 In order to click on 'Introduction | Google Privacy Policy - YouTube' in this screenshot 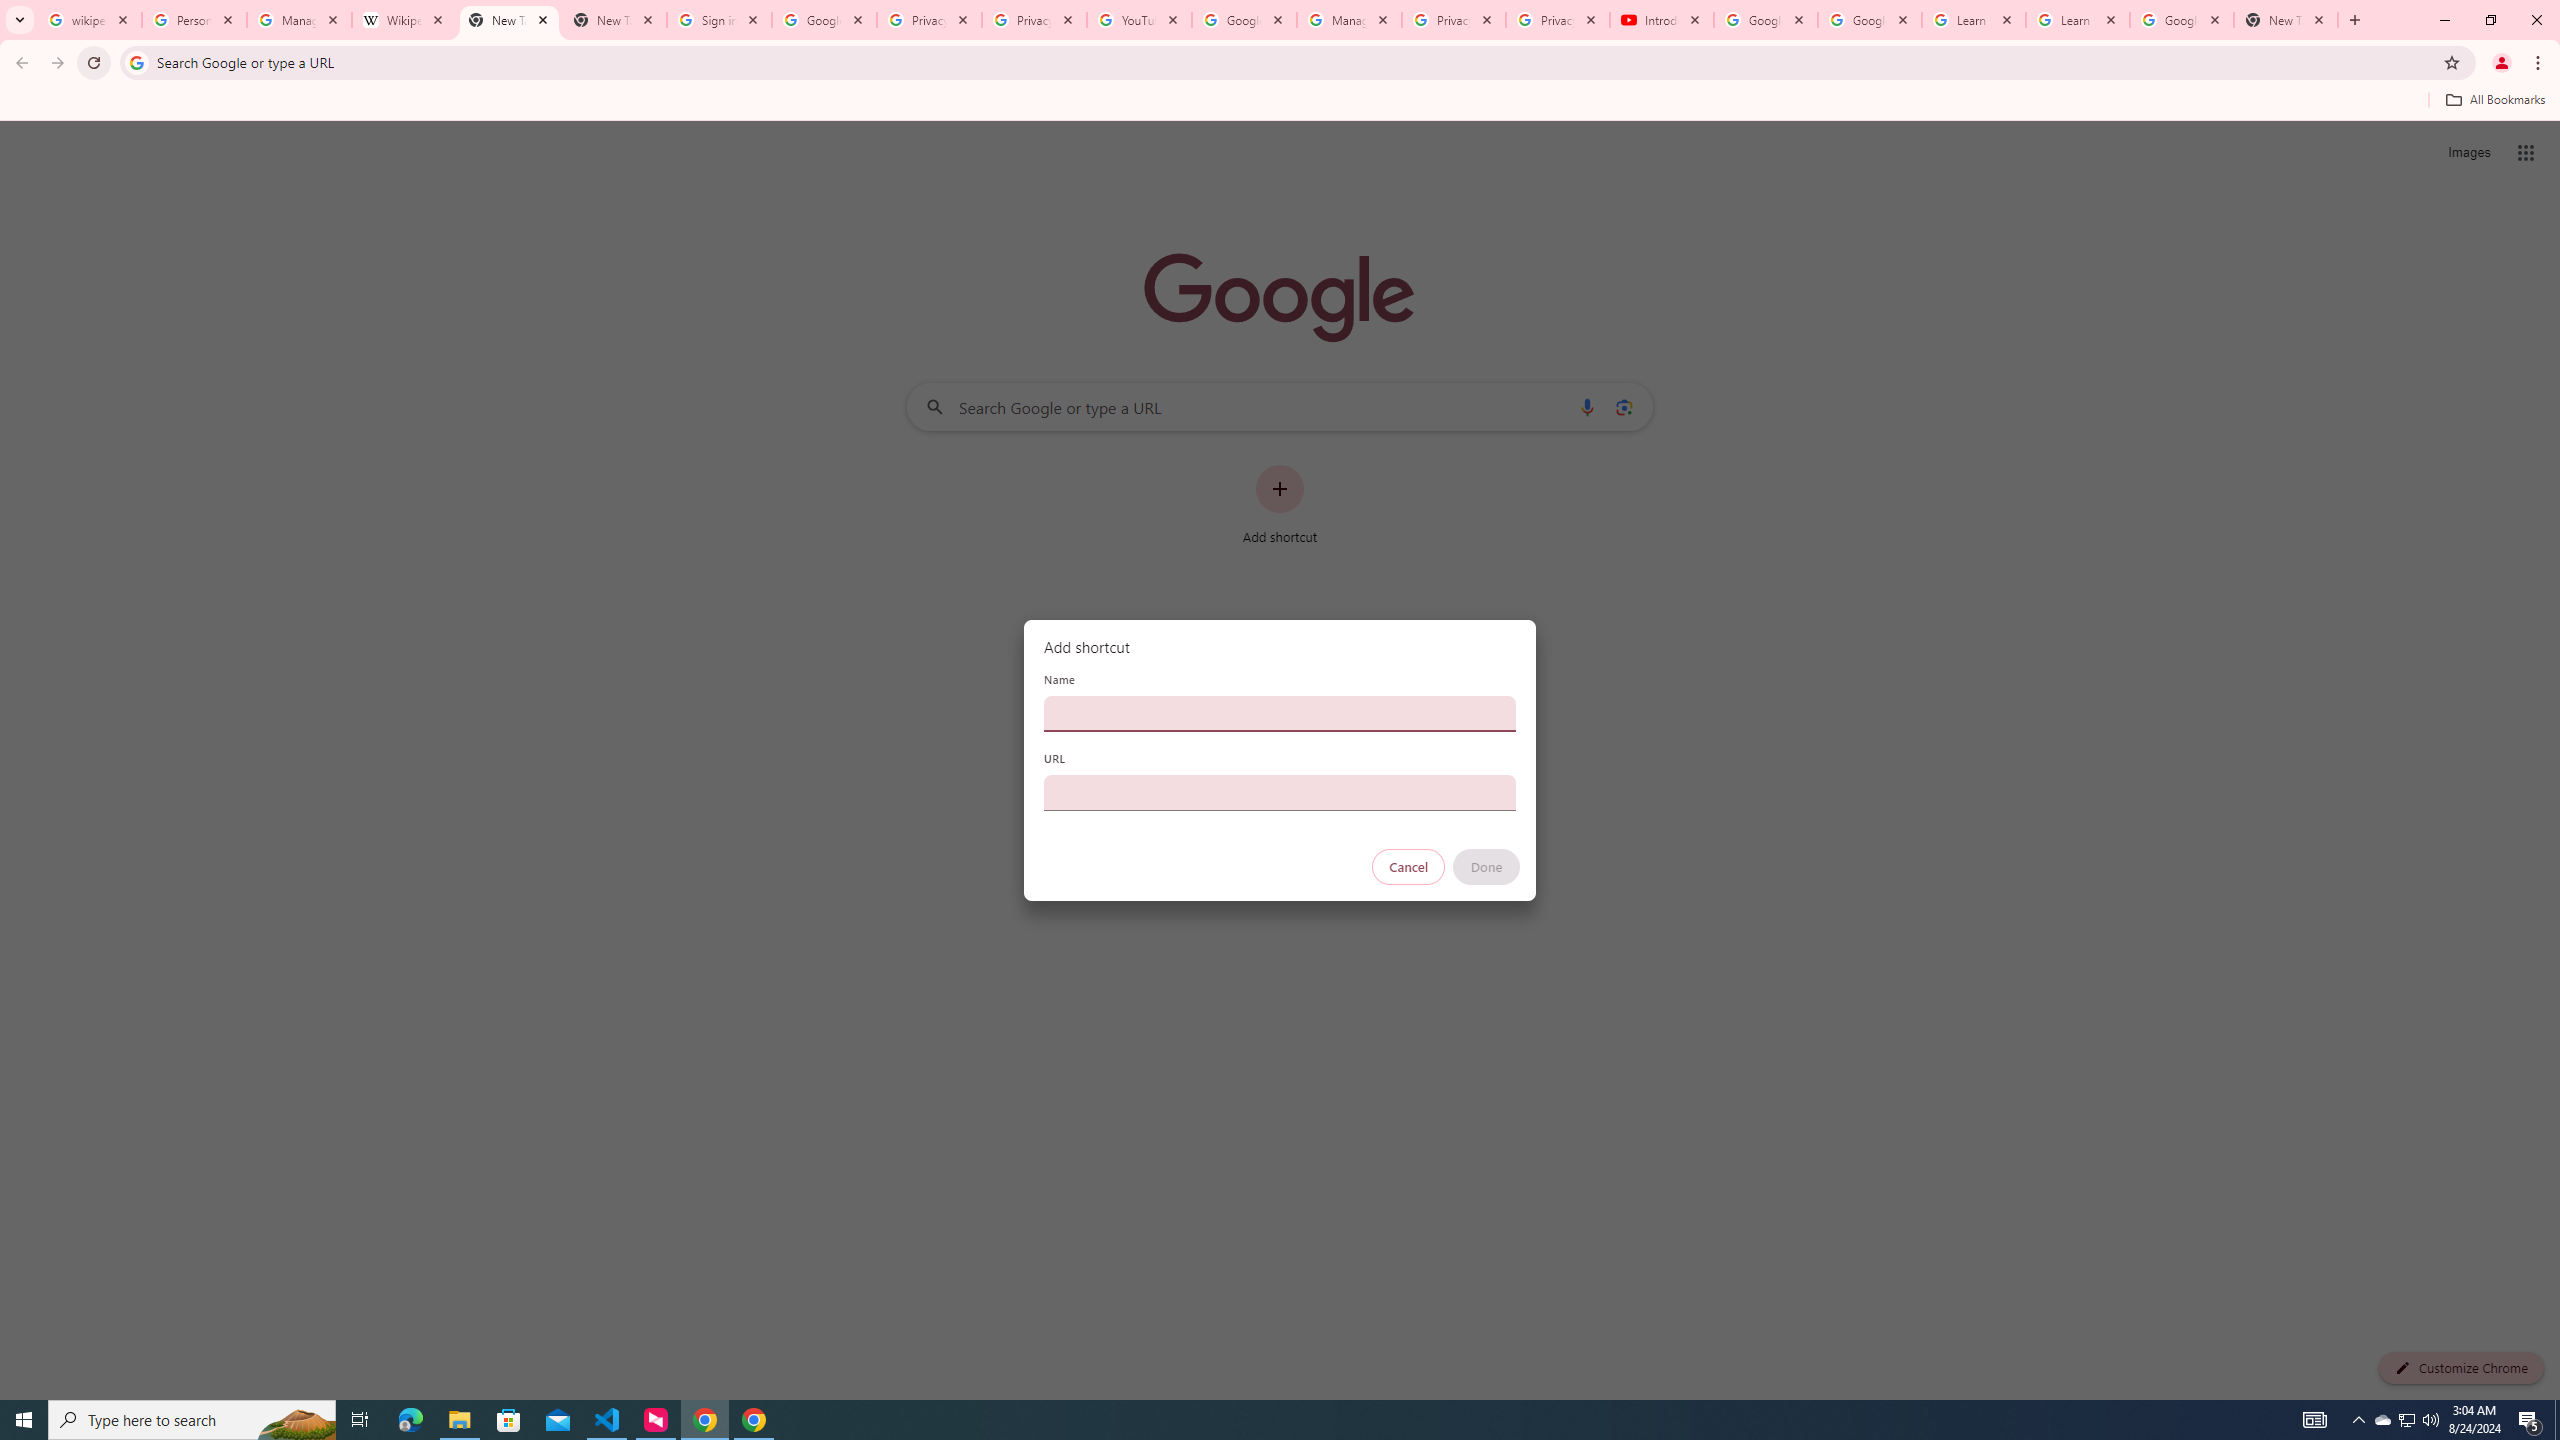, I will do `click(1660, 19)`.